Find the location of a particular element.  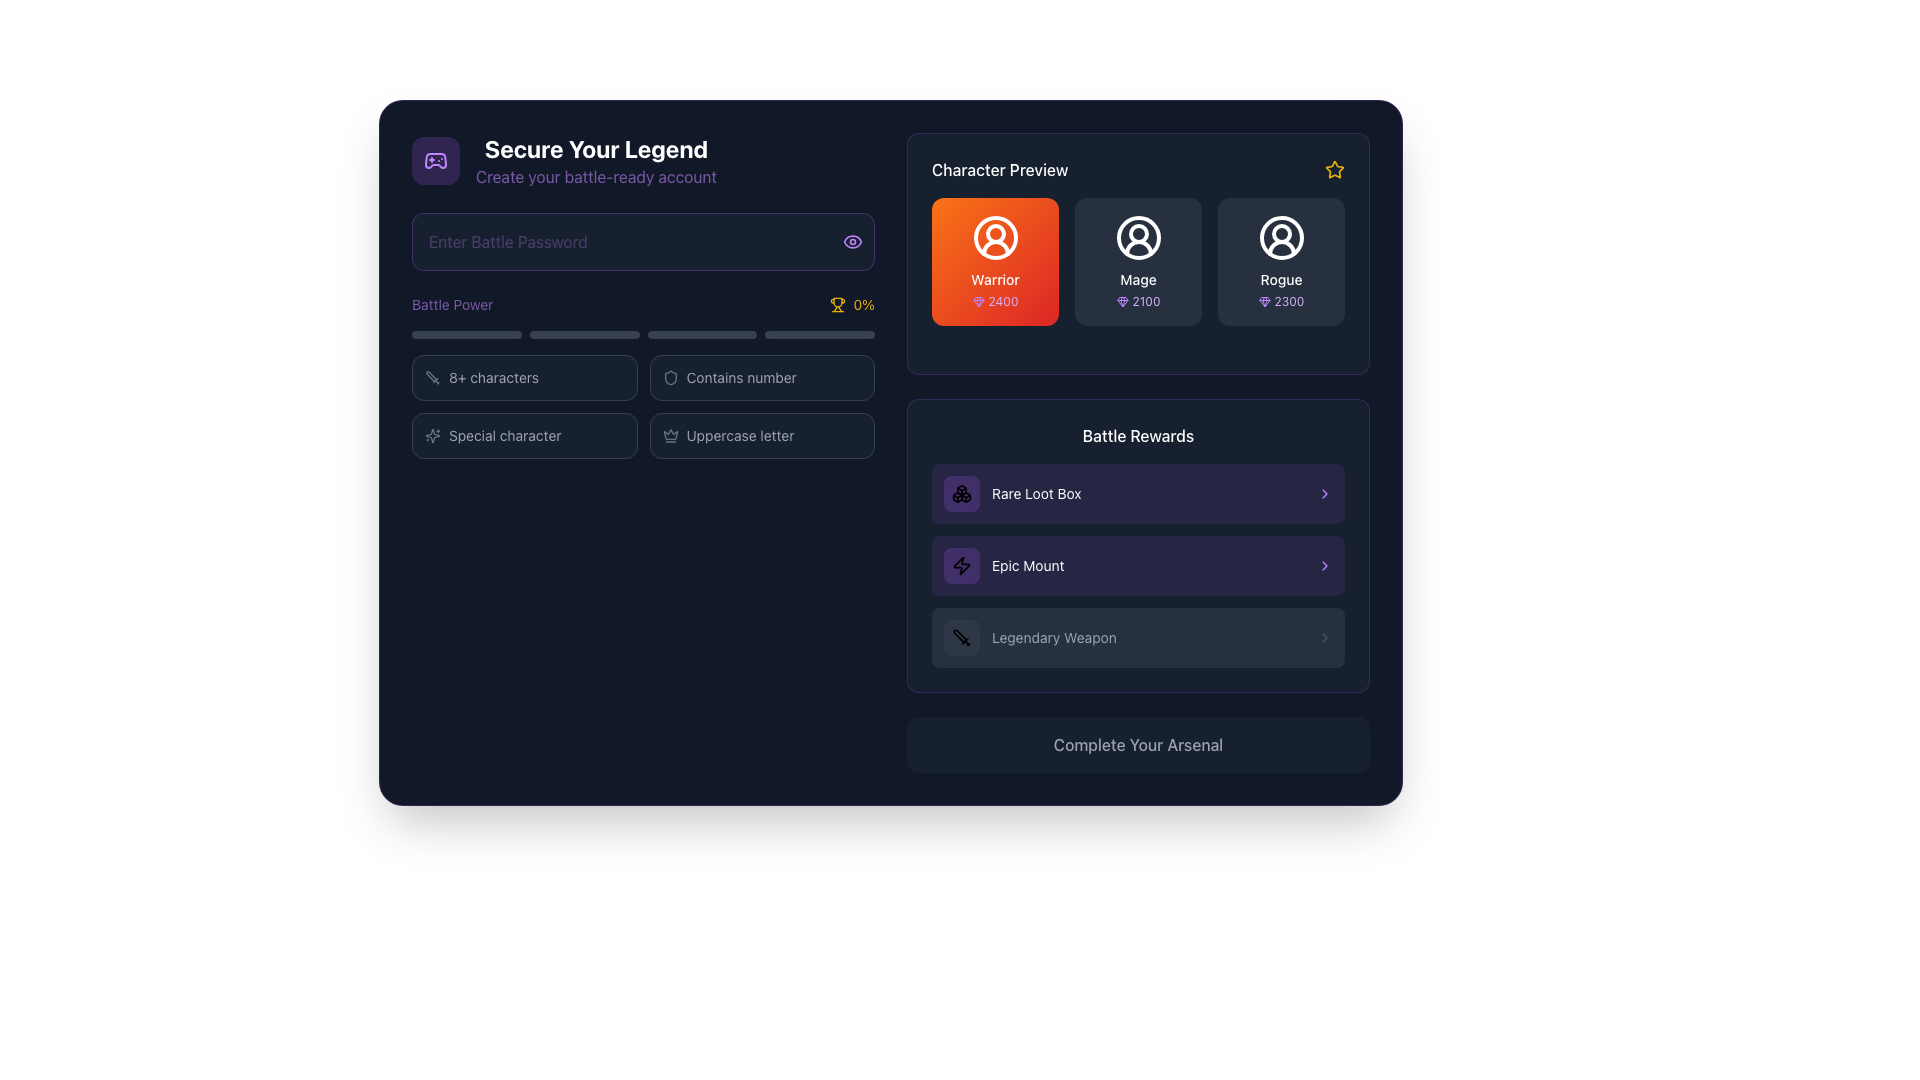

the criteria indicator element that shows 'Contains number' with a shield icon for further details is located at coordinates (761, 378).